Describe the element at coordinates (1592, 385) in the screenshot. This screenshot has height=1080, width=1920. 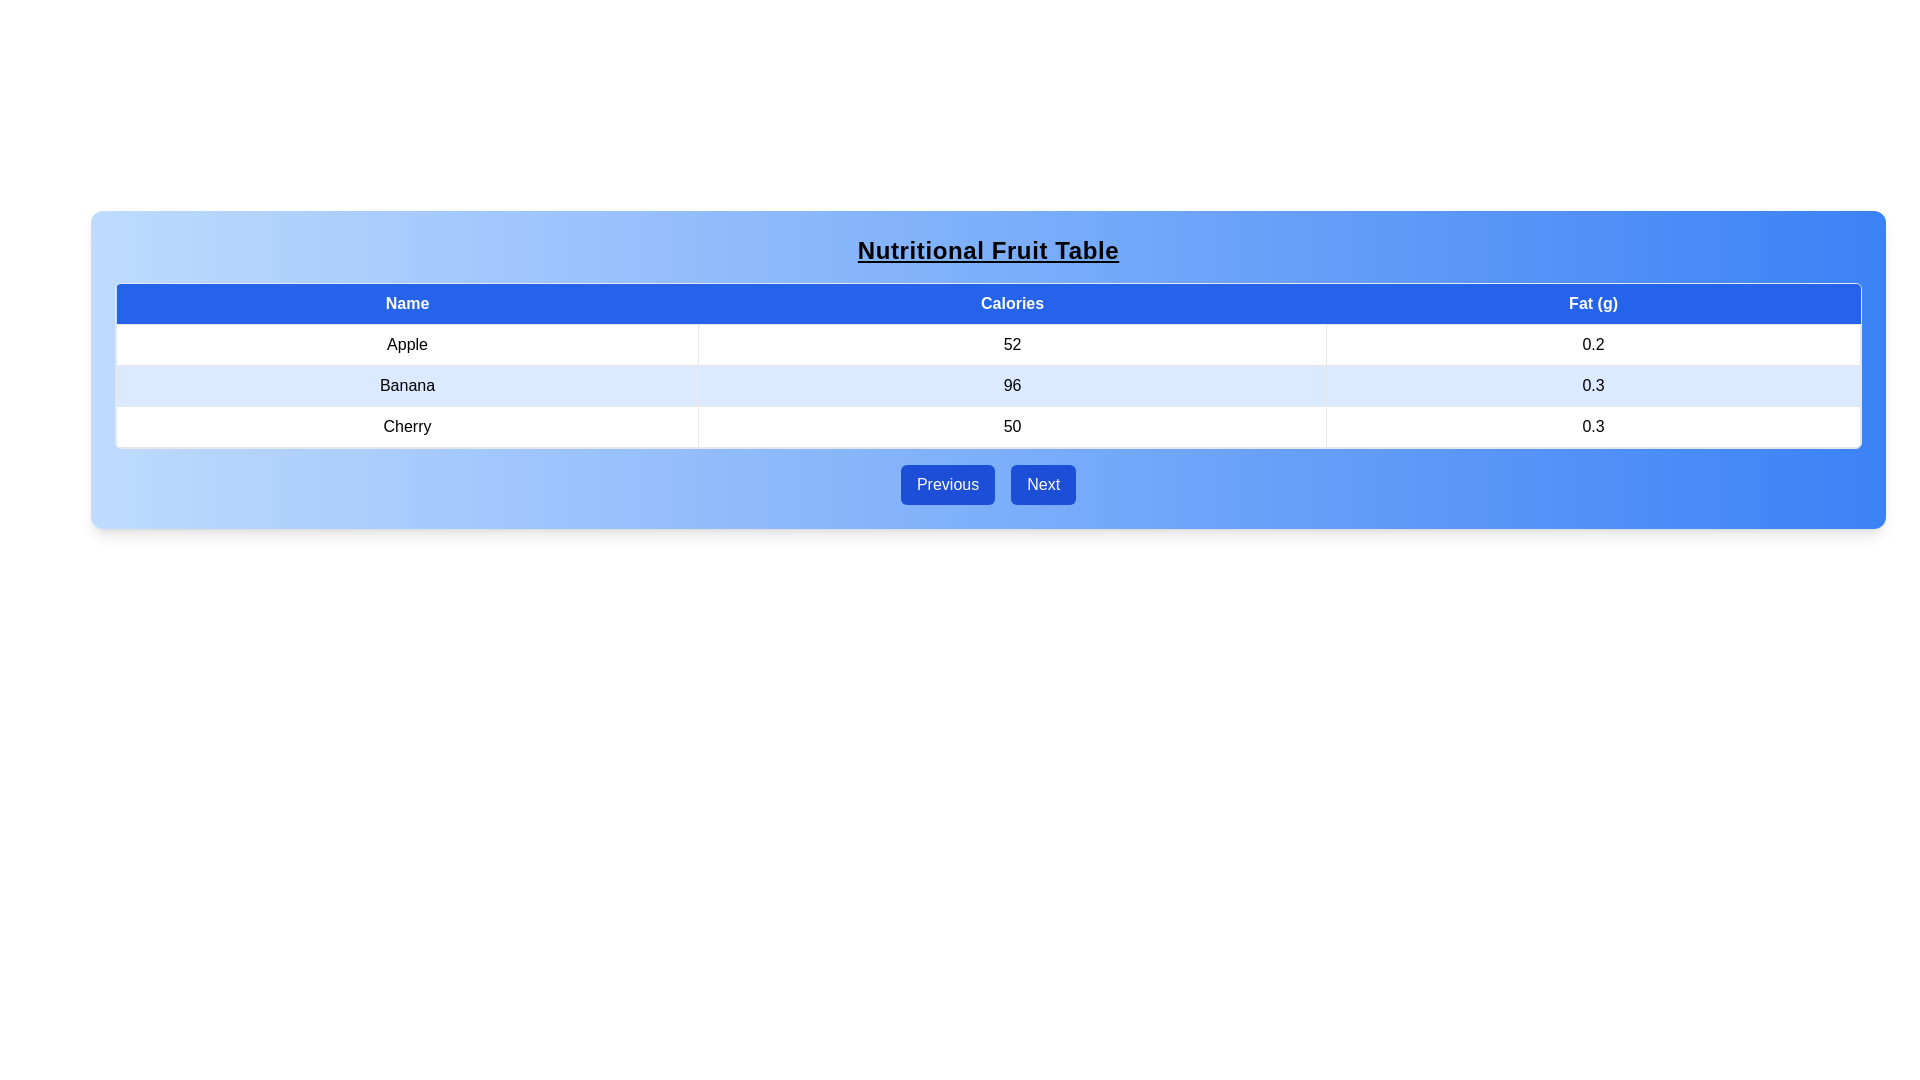
I see `text label displaying the value '0.3' located in the 'Fat (g)' column of the table row corresponding to 'Banana'` at that location.